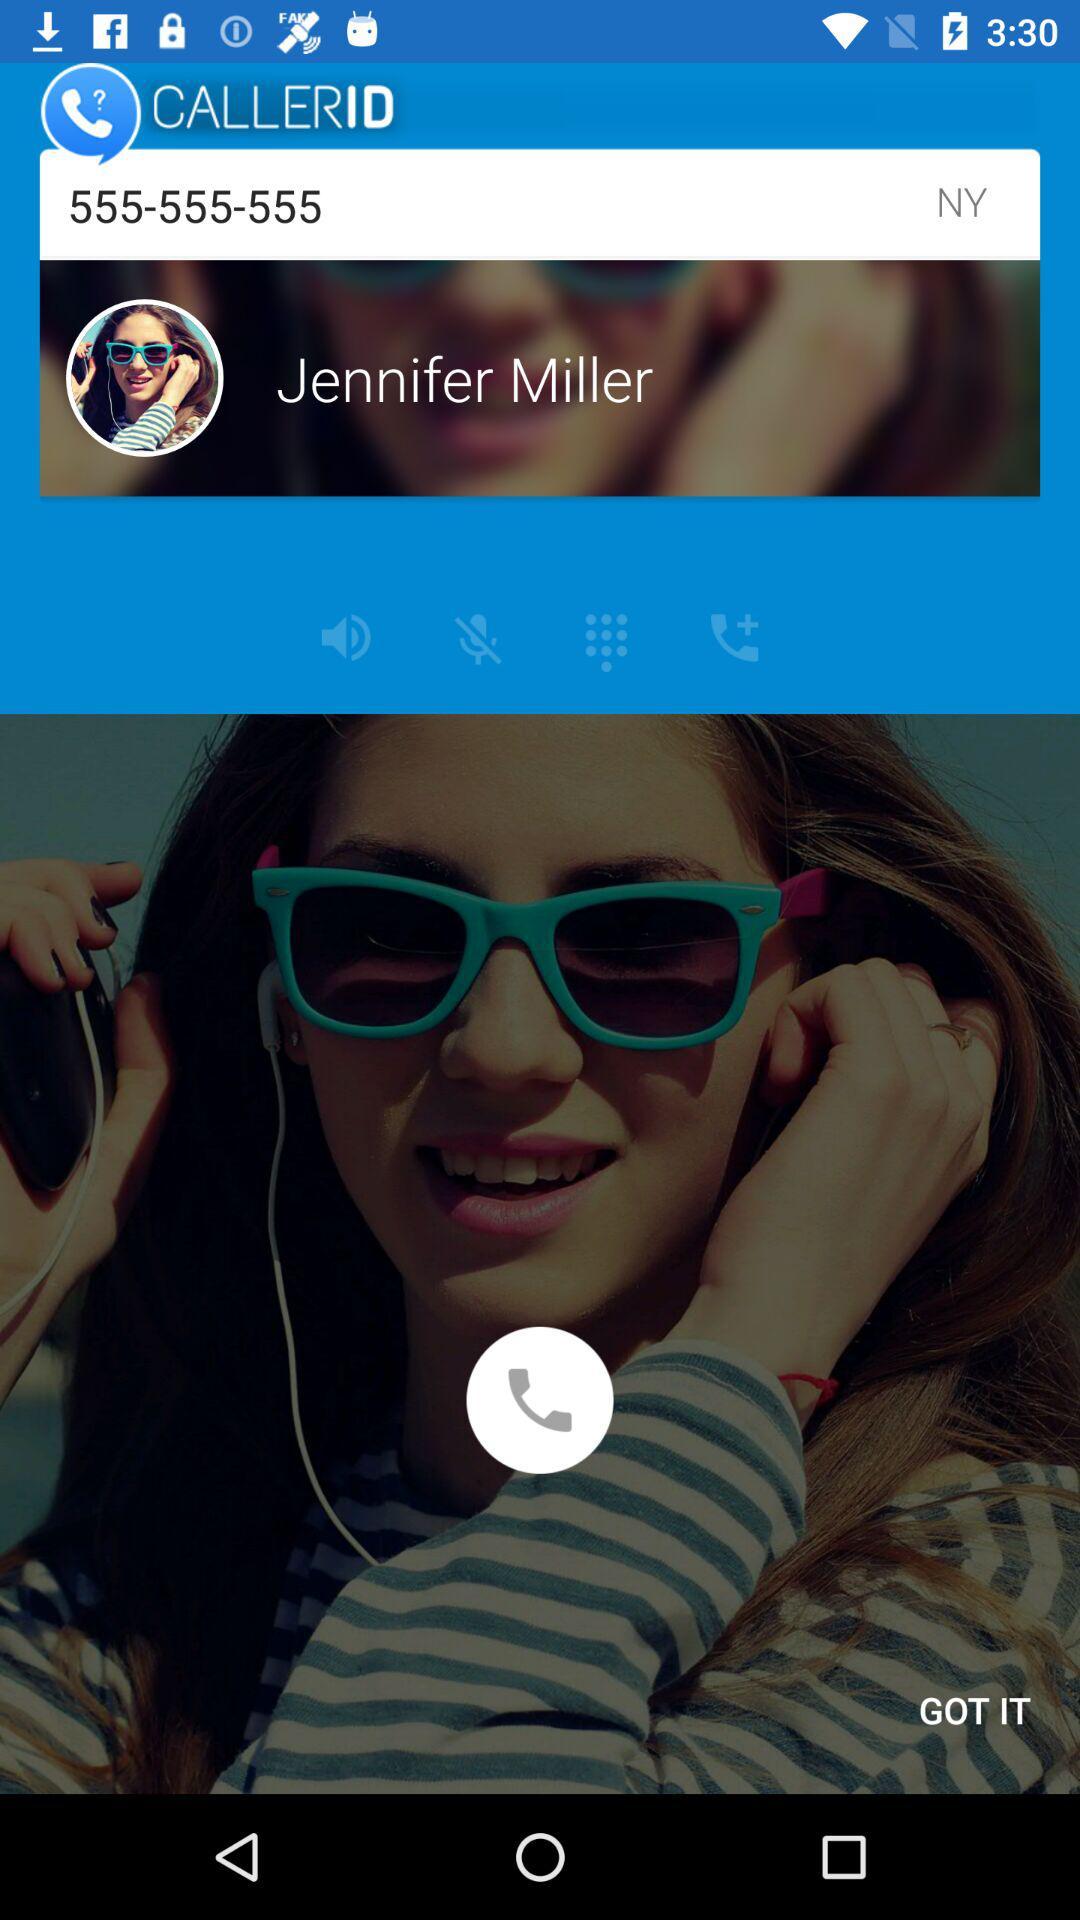 The height and width of the screenshot is (1920, 1080). I want to click on the volume icon, so click(345, 636).